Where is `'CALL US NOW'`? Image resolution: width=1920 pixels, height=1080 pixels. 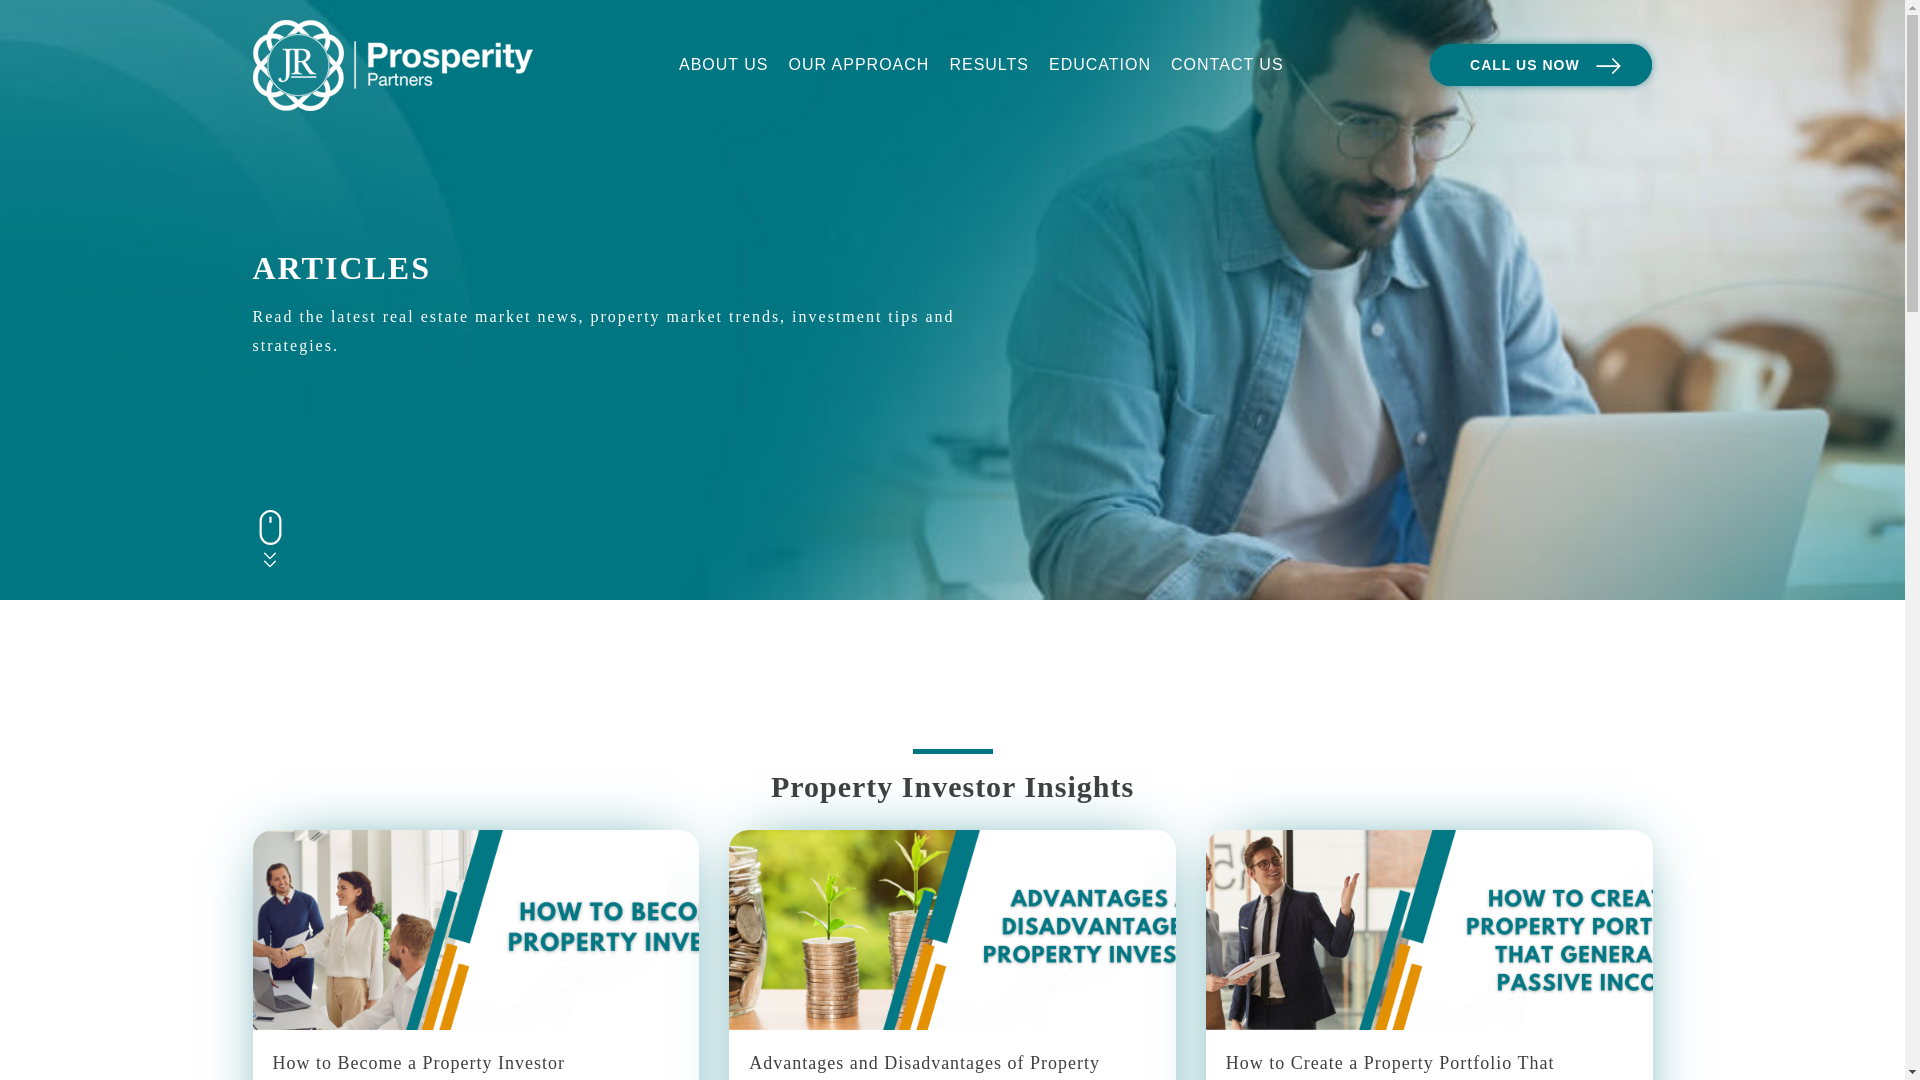 'CALL US NOW' is located at coordinates (1539, 64).